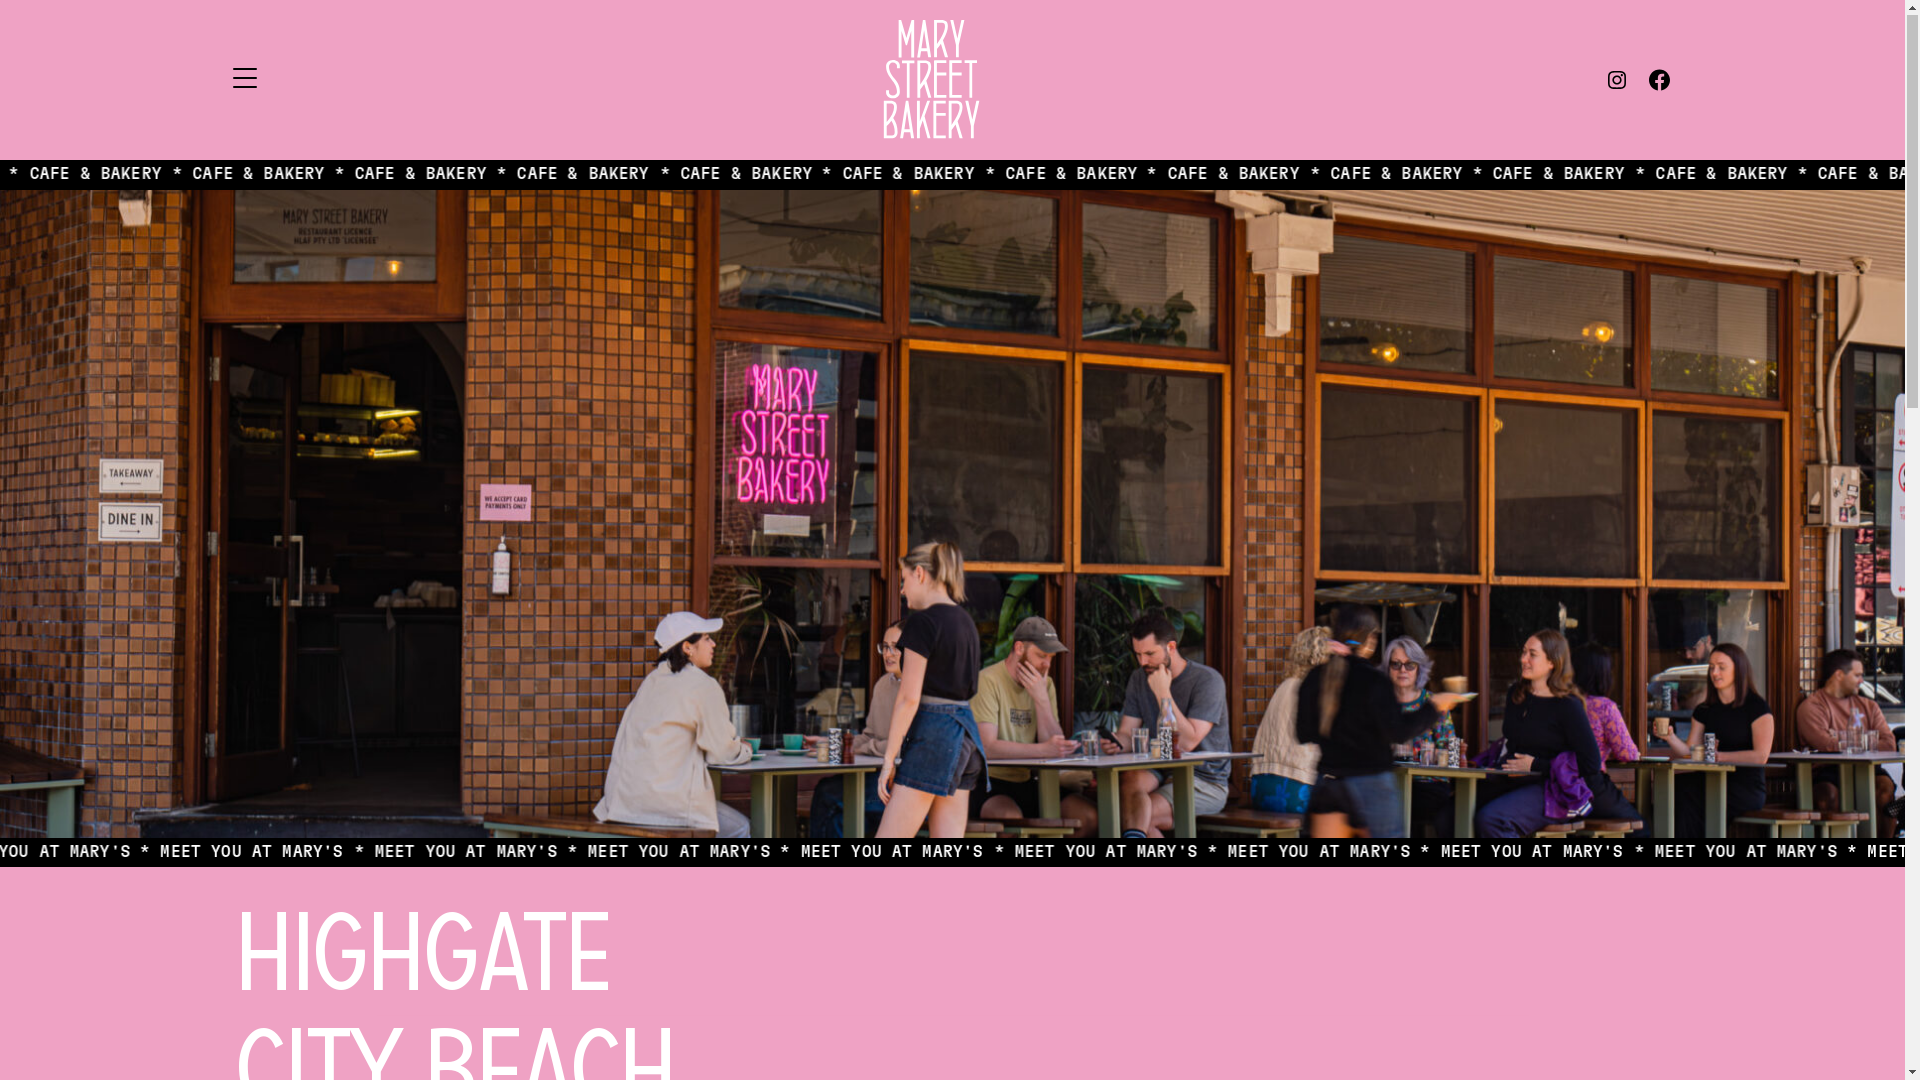 The height and width of the screenshot is (1080, 1920). I want to click on 'Instagram', so click(1617, 80).